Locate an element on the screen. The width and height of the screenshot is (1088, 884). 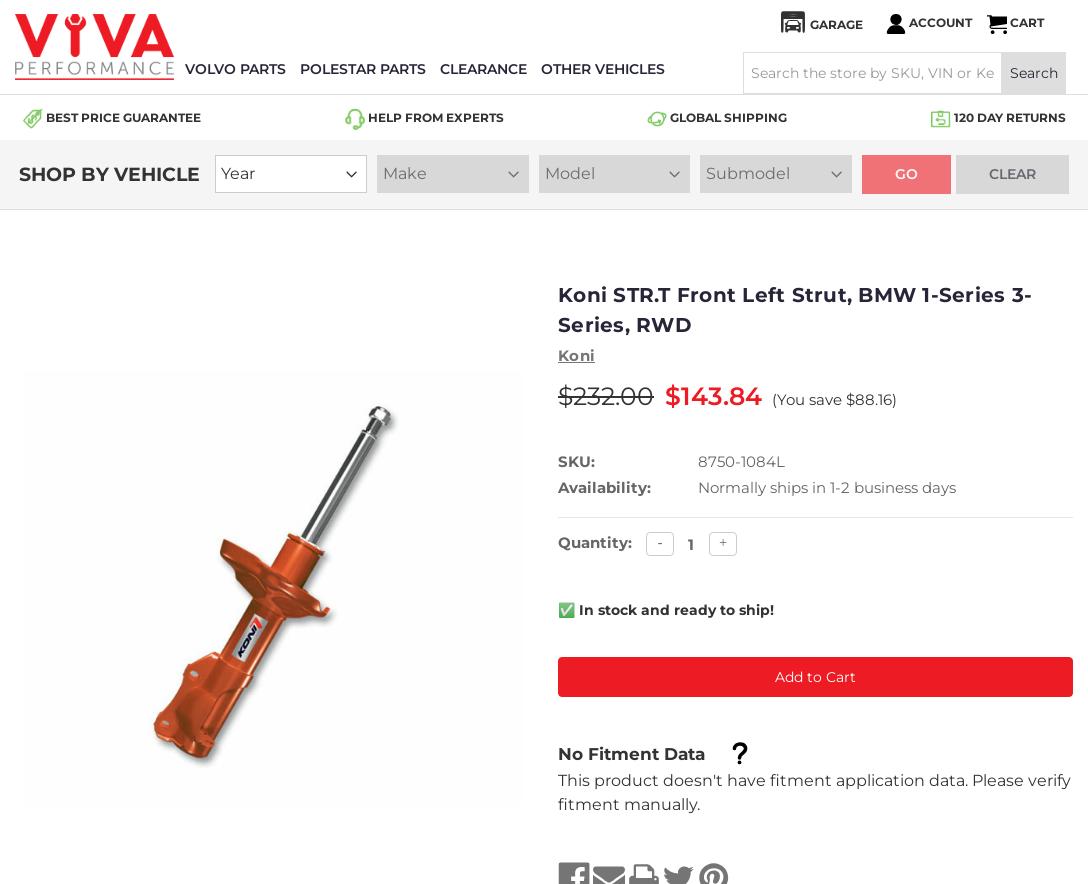
'8750-1084L' is located at coordinates (740, 460).